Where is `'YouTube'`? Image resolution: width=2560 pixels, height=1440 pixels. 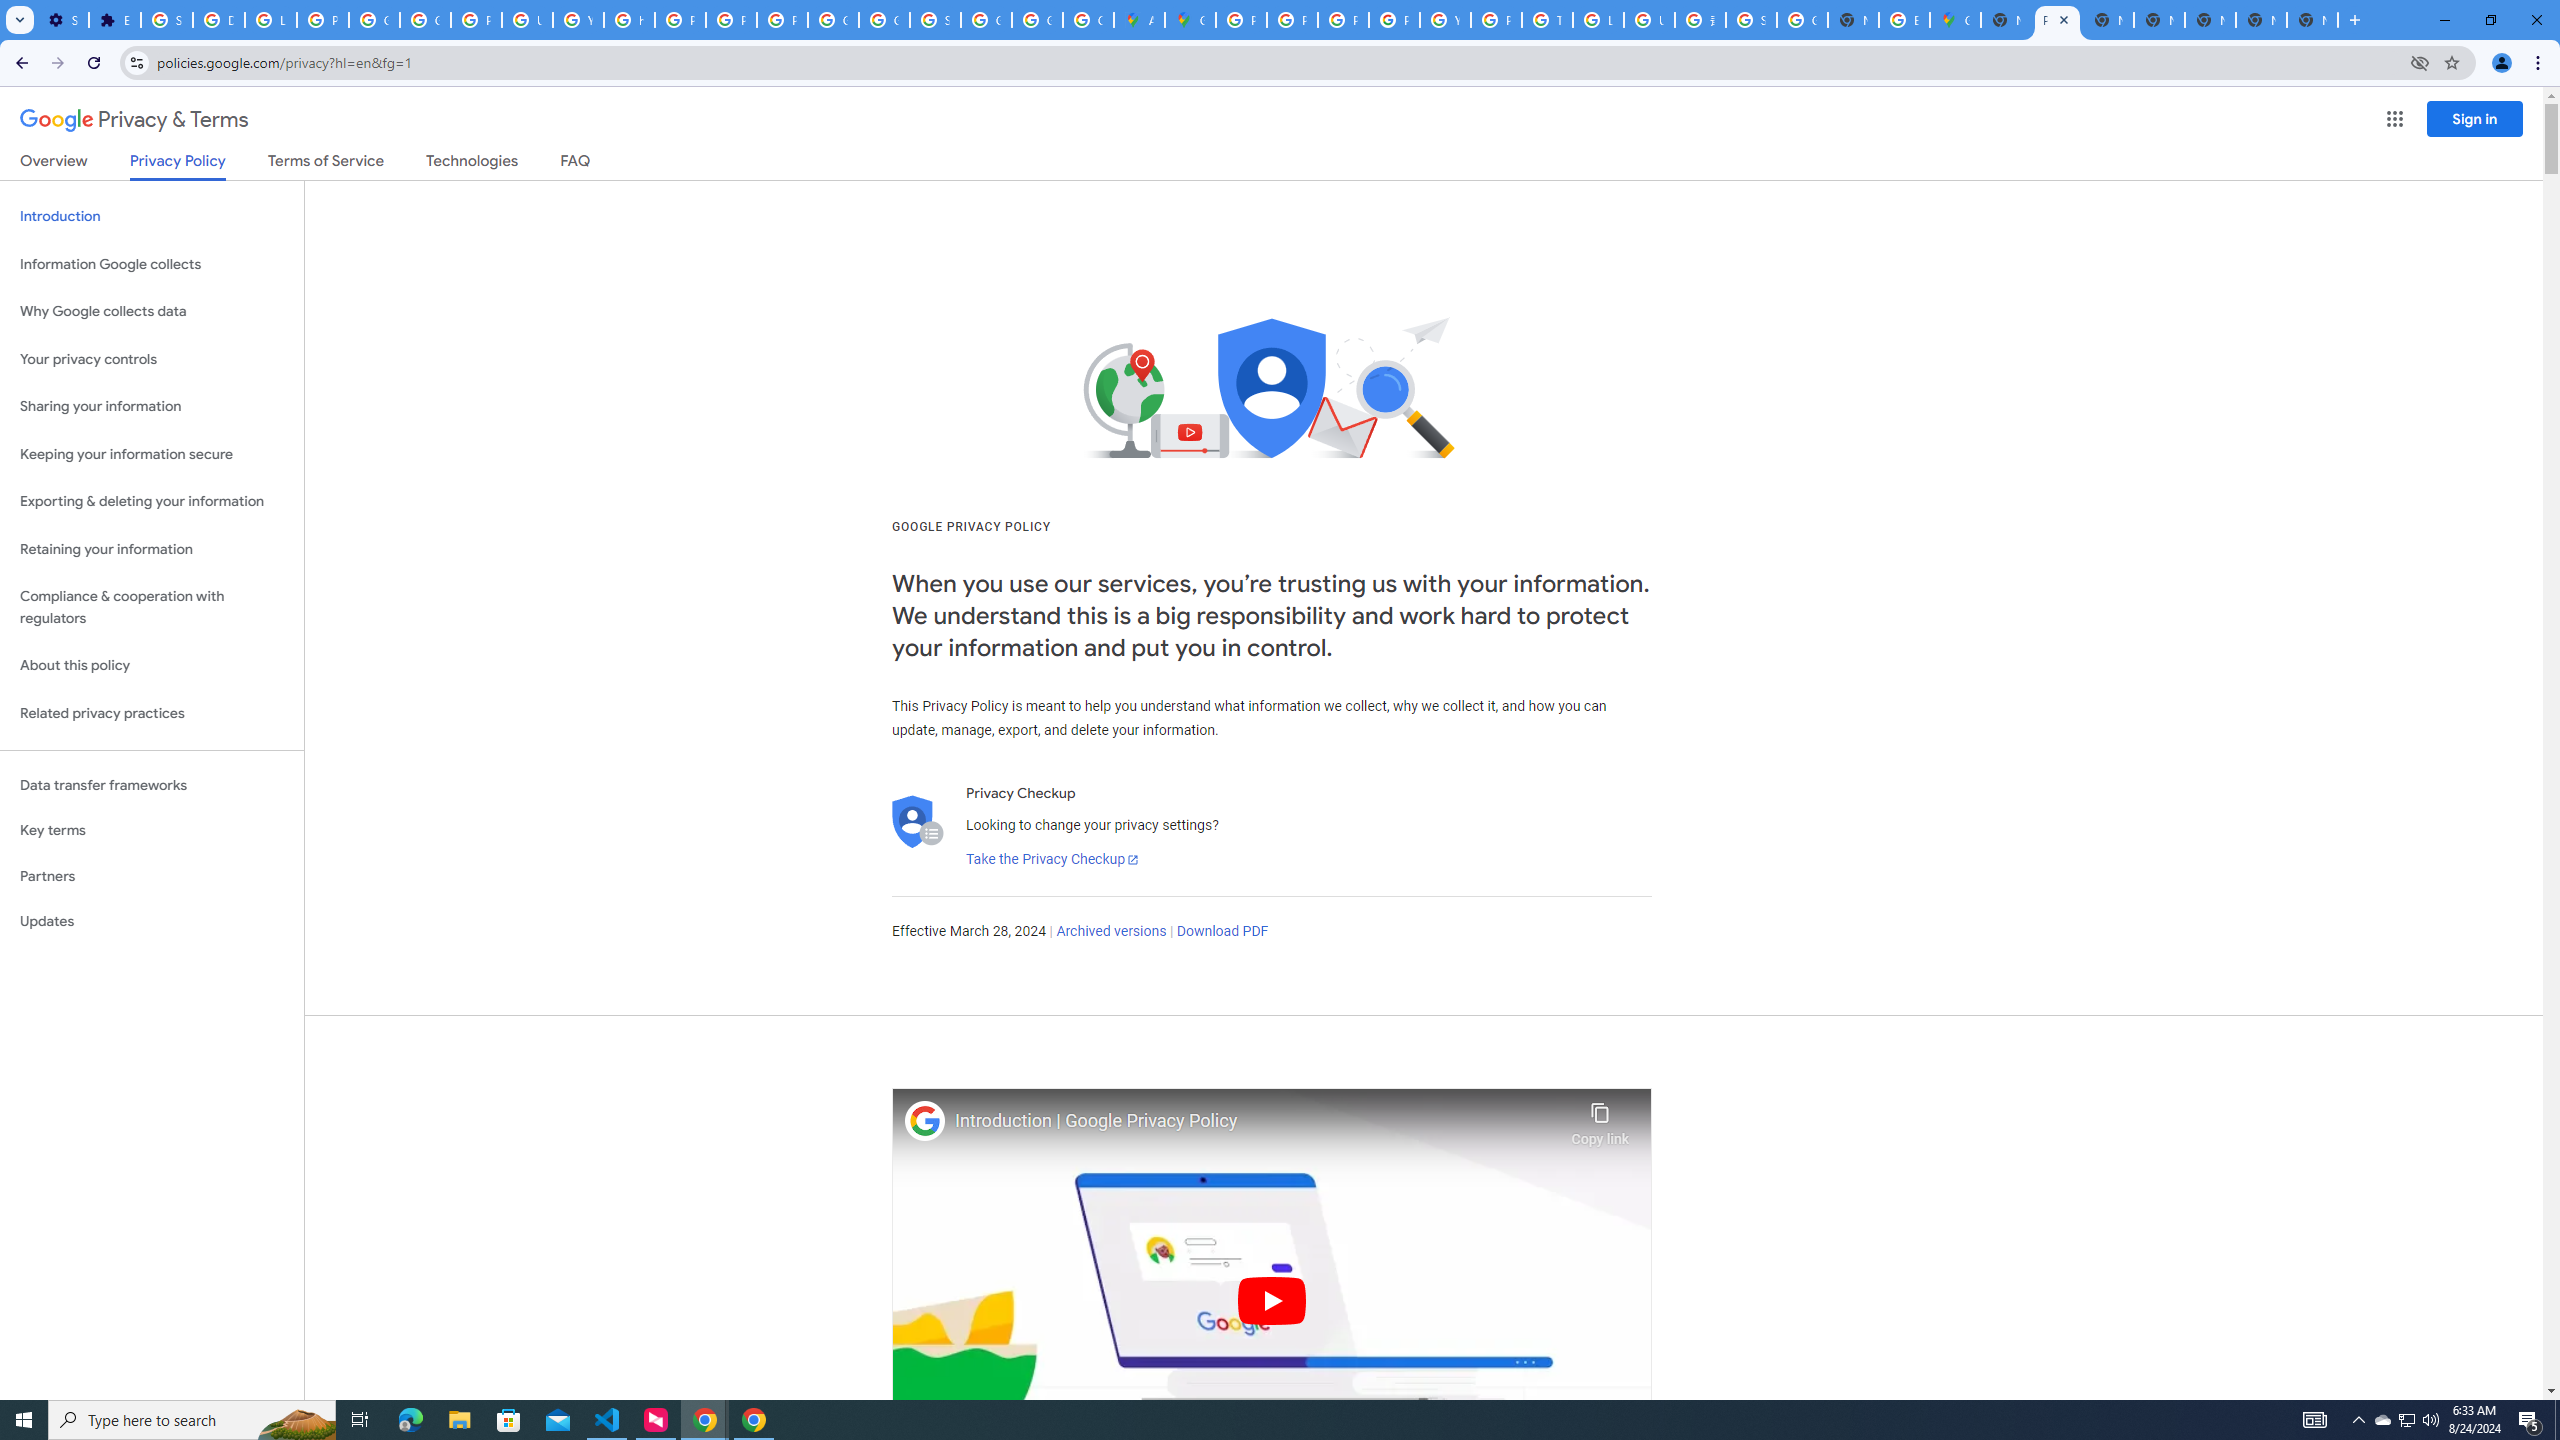
'YouTube' is located at coordinates (576, 19).